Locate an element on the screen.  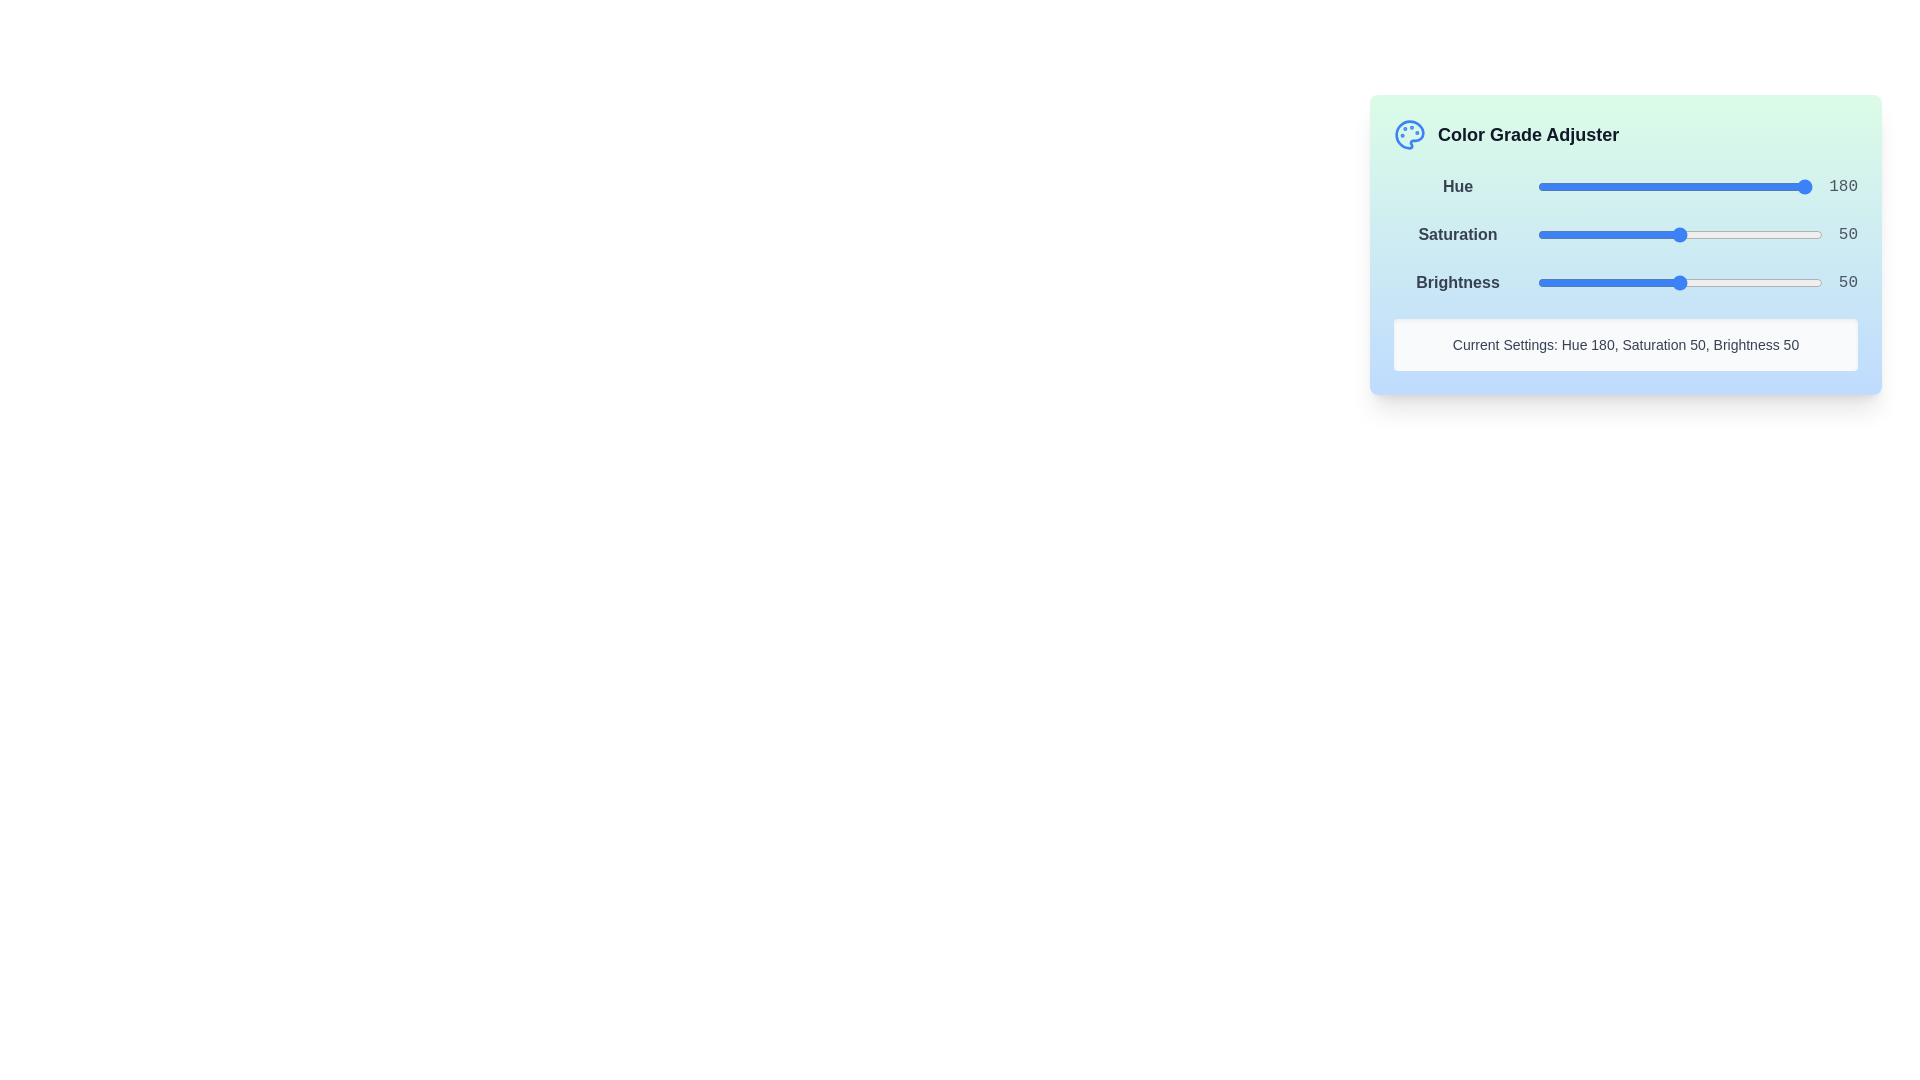
the Palette icon to activate its functionality is located at coordinates (1409, 135).